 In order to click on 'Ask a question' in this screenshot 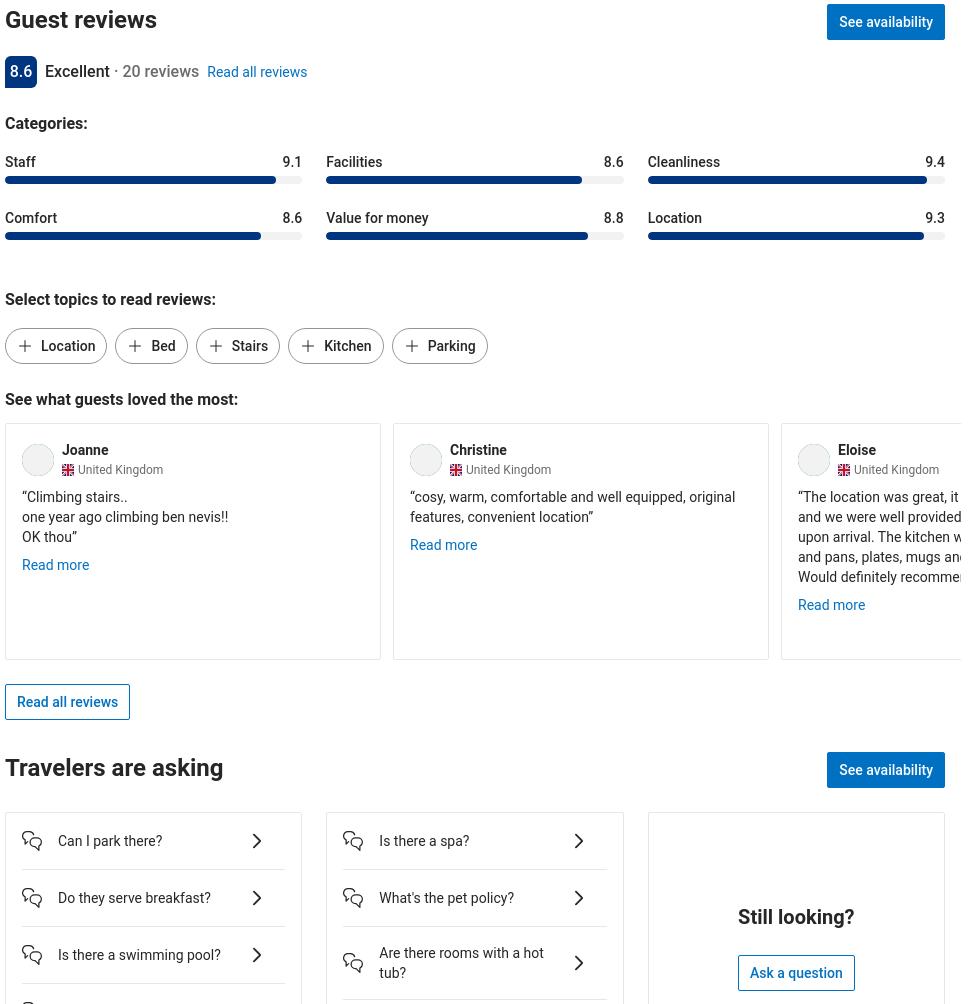, I will do `click(749, 971)`.